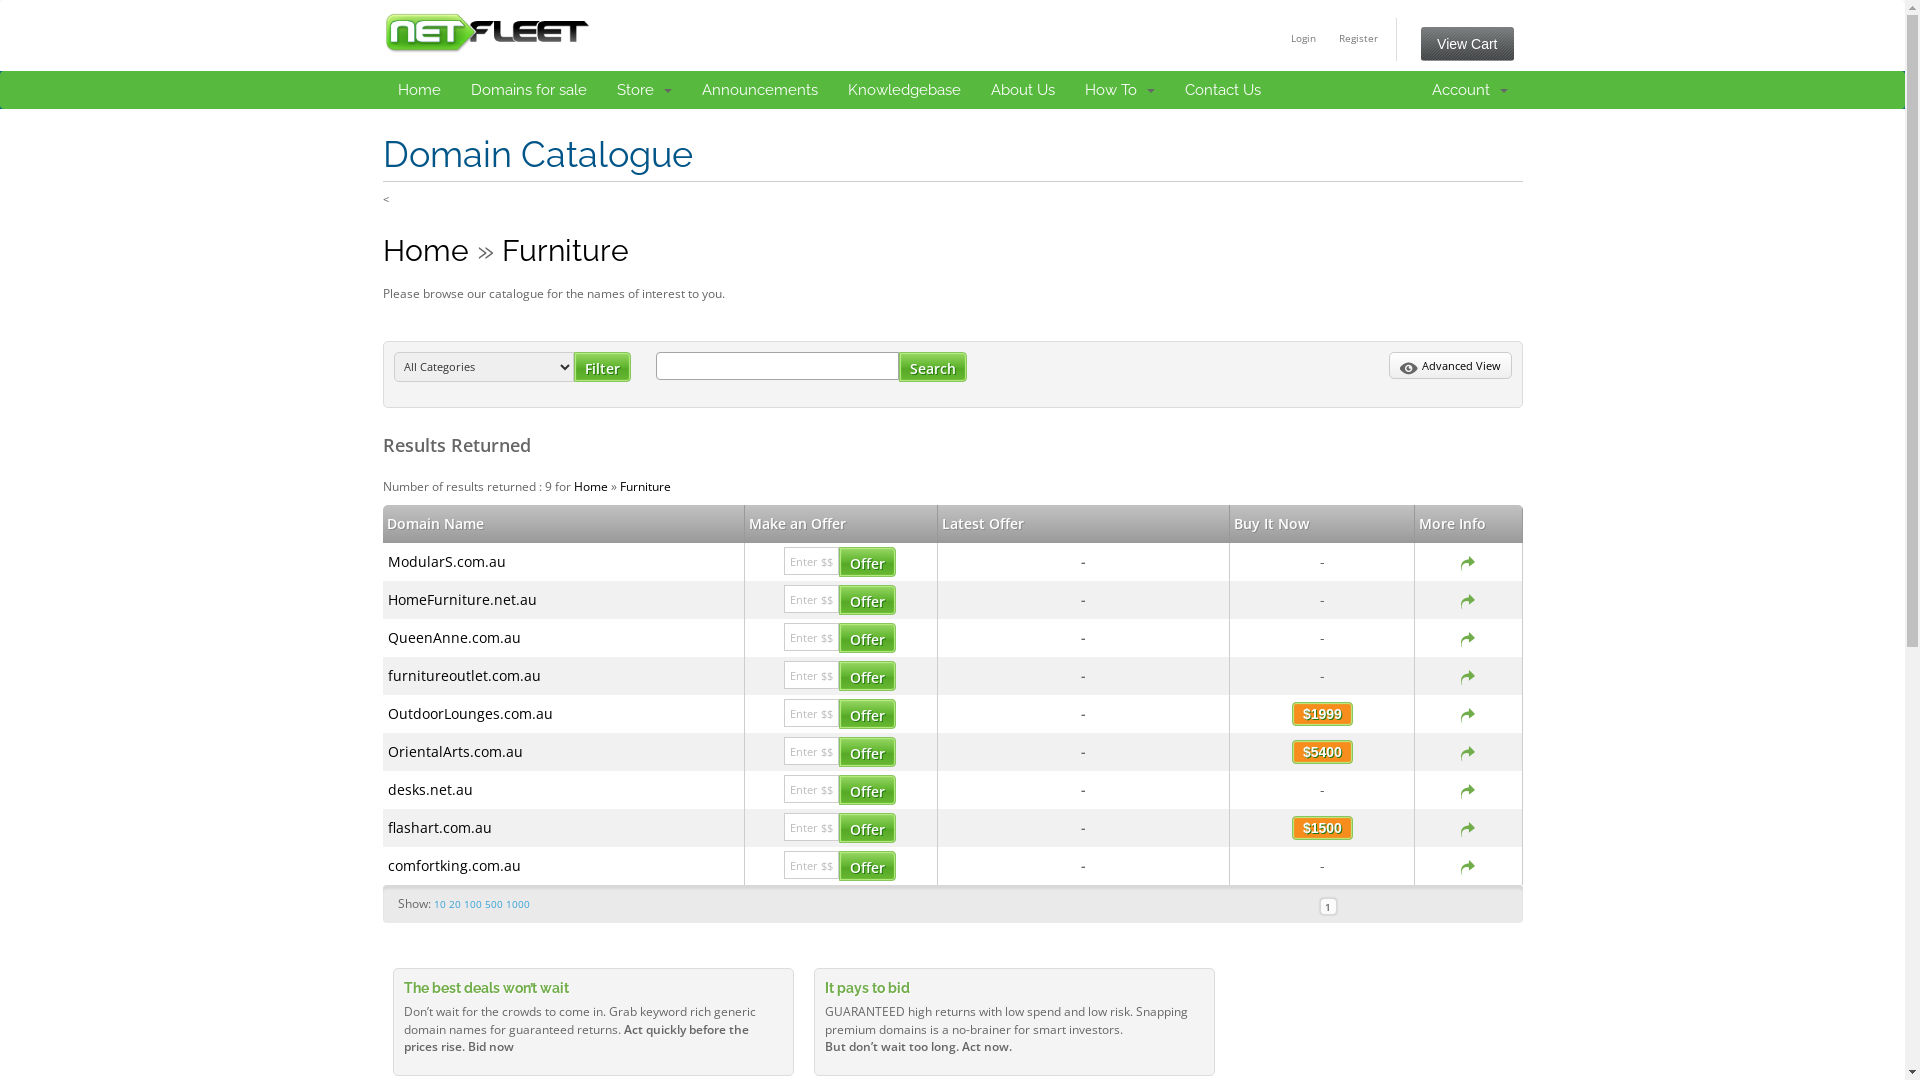 The height and width of the screenshot is (1080, 1920). Describe the element at coordinates (940, 522) in the screenshot. I see `'Latest Offer'` at that location.